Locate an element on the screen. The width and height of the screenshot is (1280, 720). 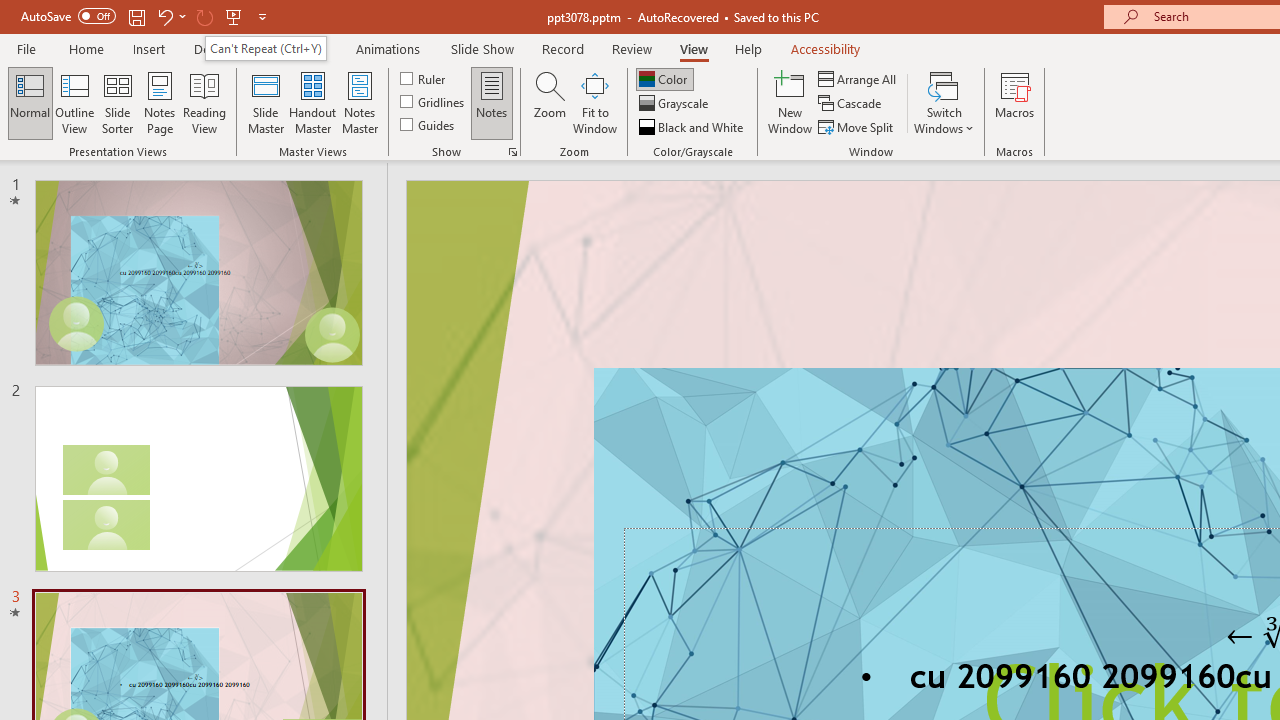
'Color' is located at coordinates (664, 78).